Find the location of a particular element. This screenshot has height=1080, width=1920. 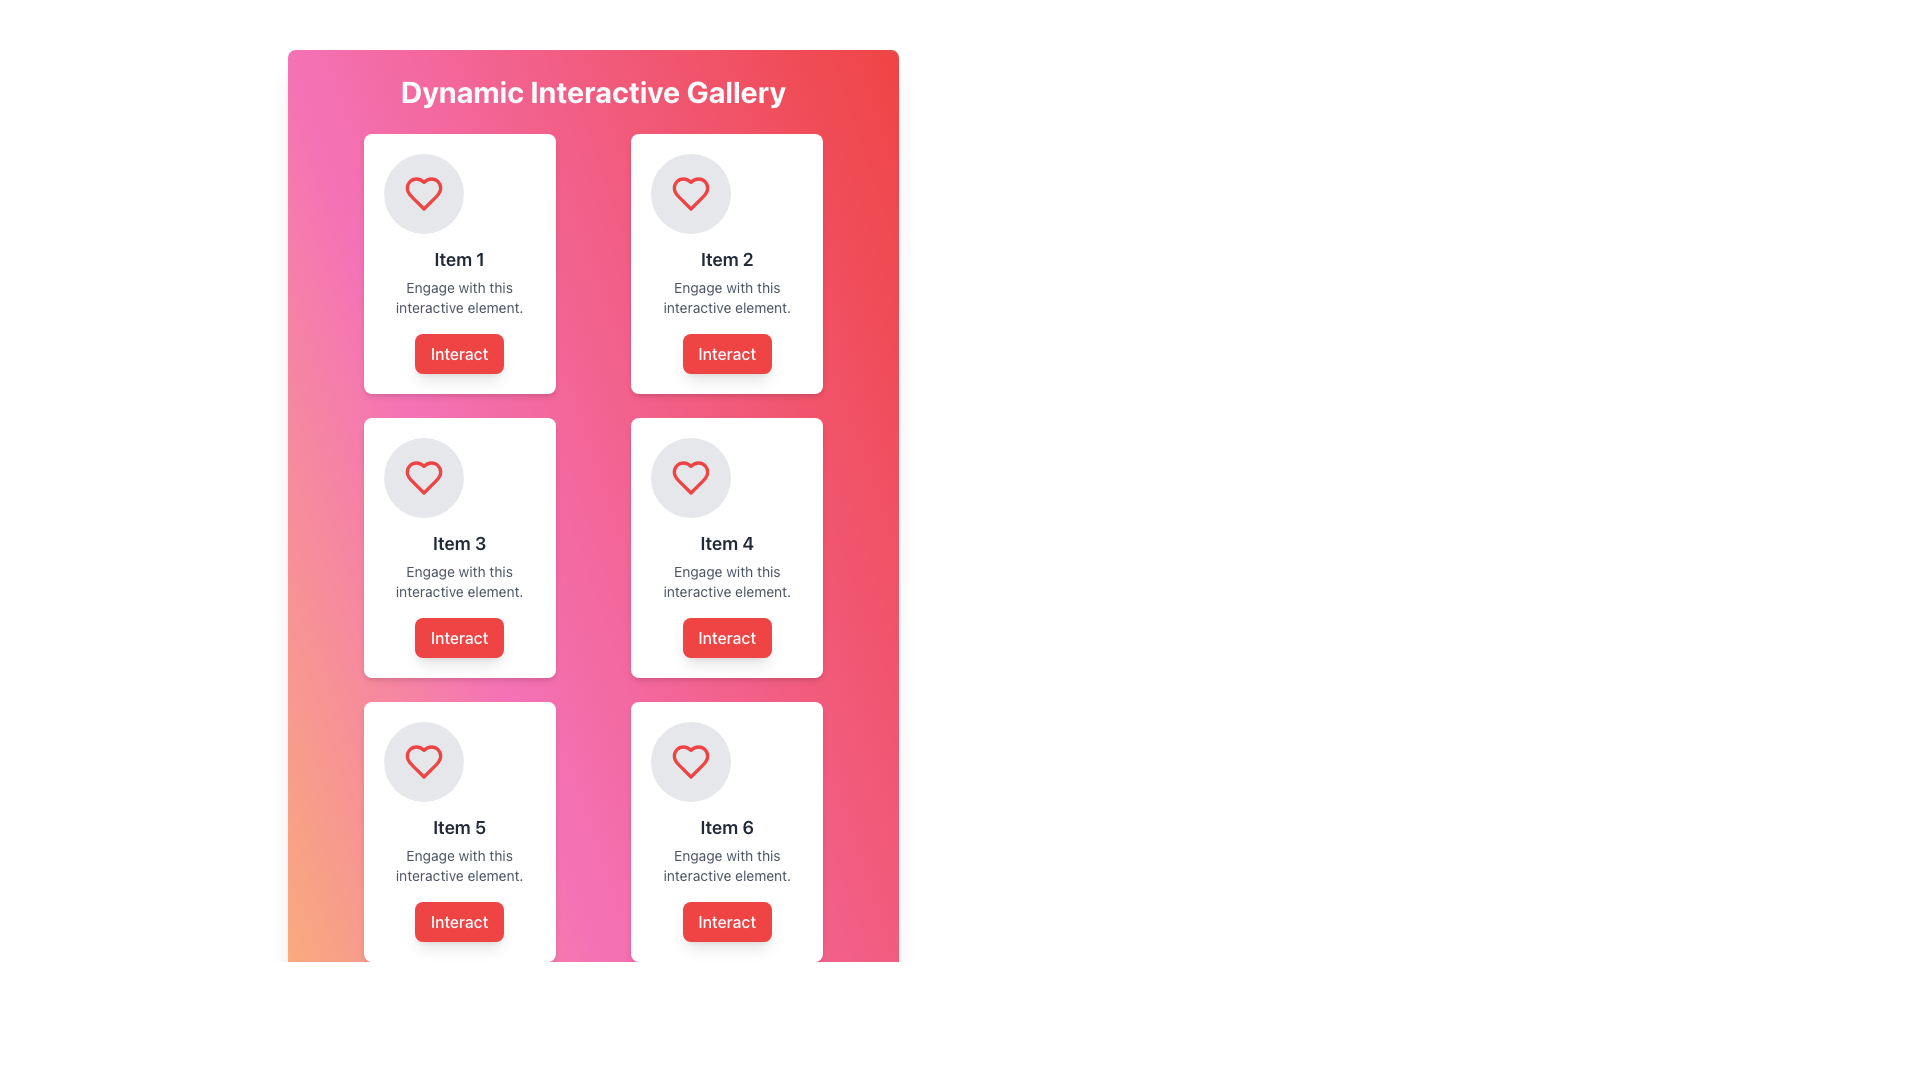

the red heart icon located inside the circular avatar area of the 'Item 1' card in the top-left position of the grid is located at coordinates (422, 193).